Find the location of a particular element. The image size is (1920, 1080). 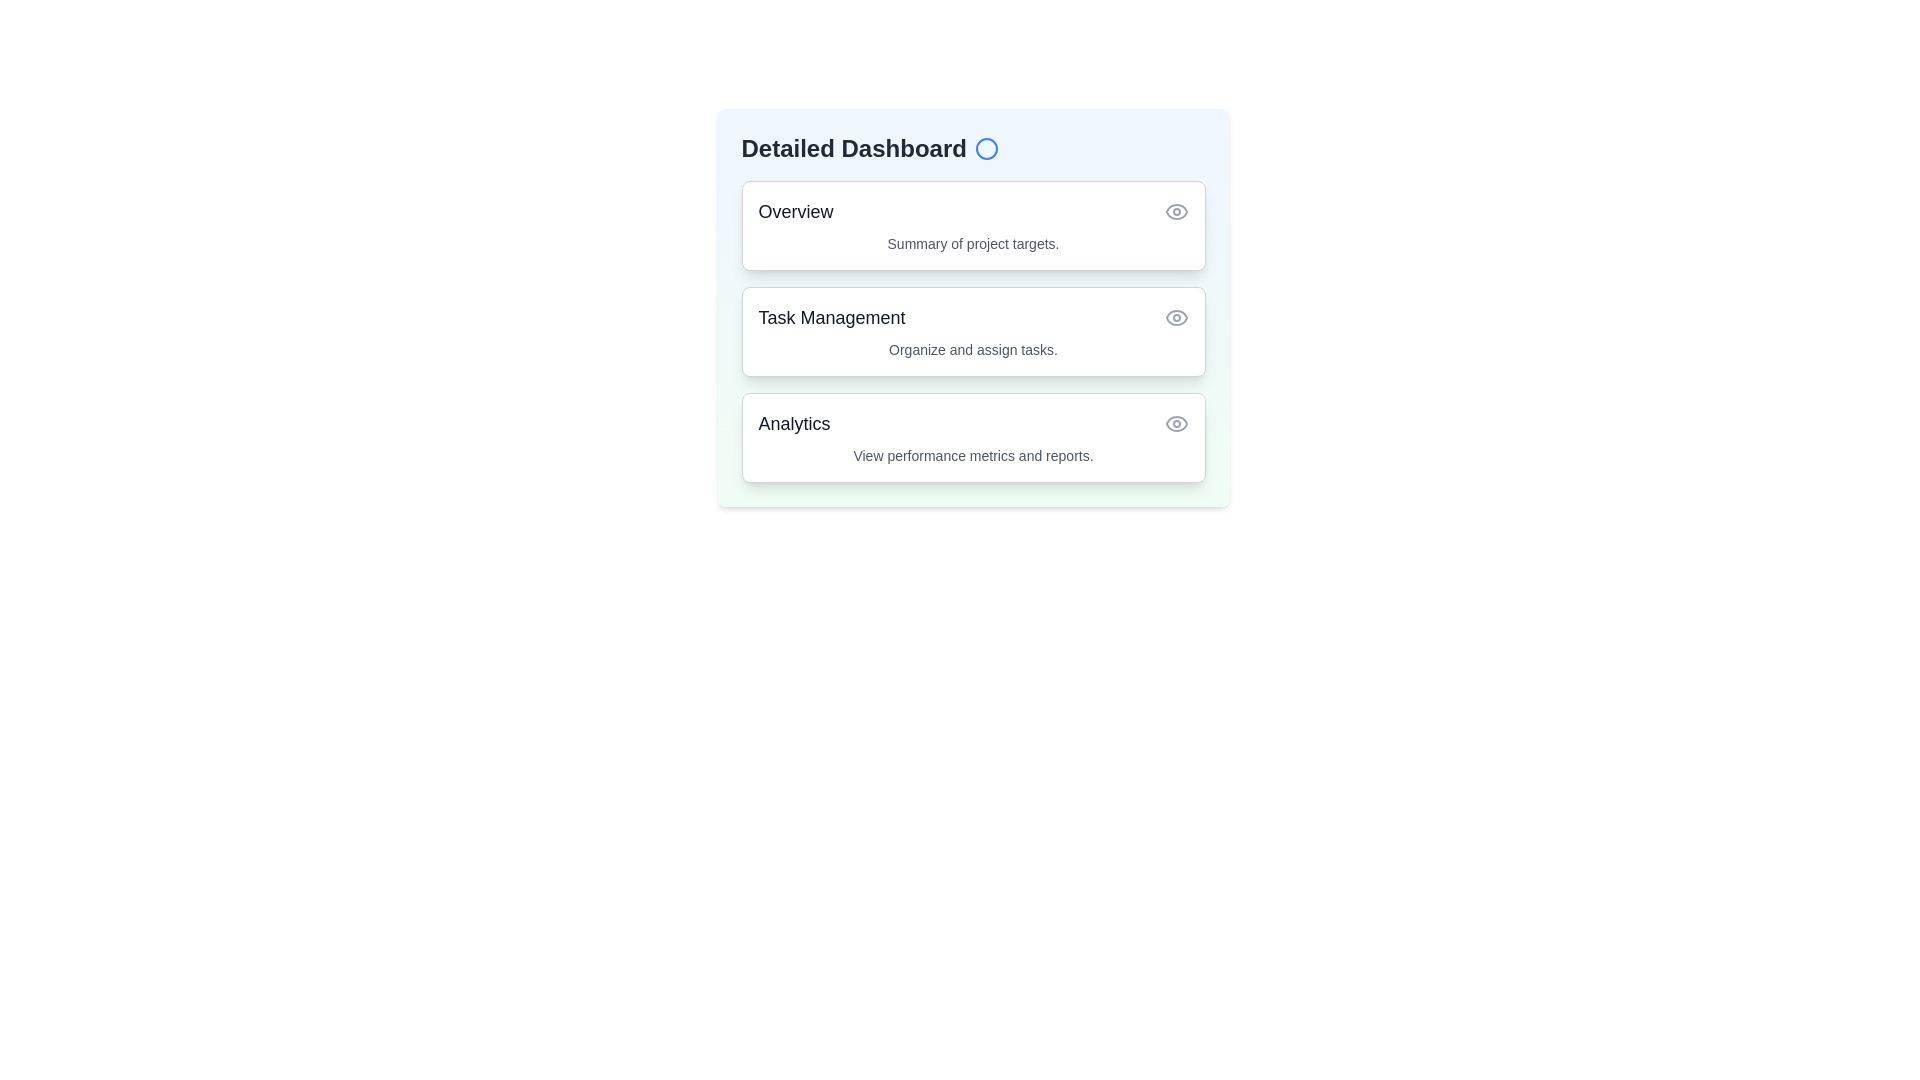

the item Analytics to observe its hover effect is located at coordinates (973, 437).